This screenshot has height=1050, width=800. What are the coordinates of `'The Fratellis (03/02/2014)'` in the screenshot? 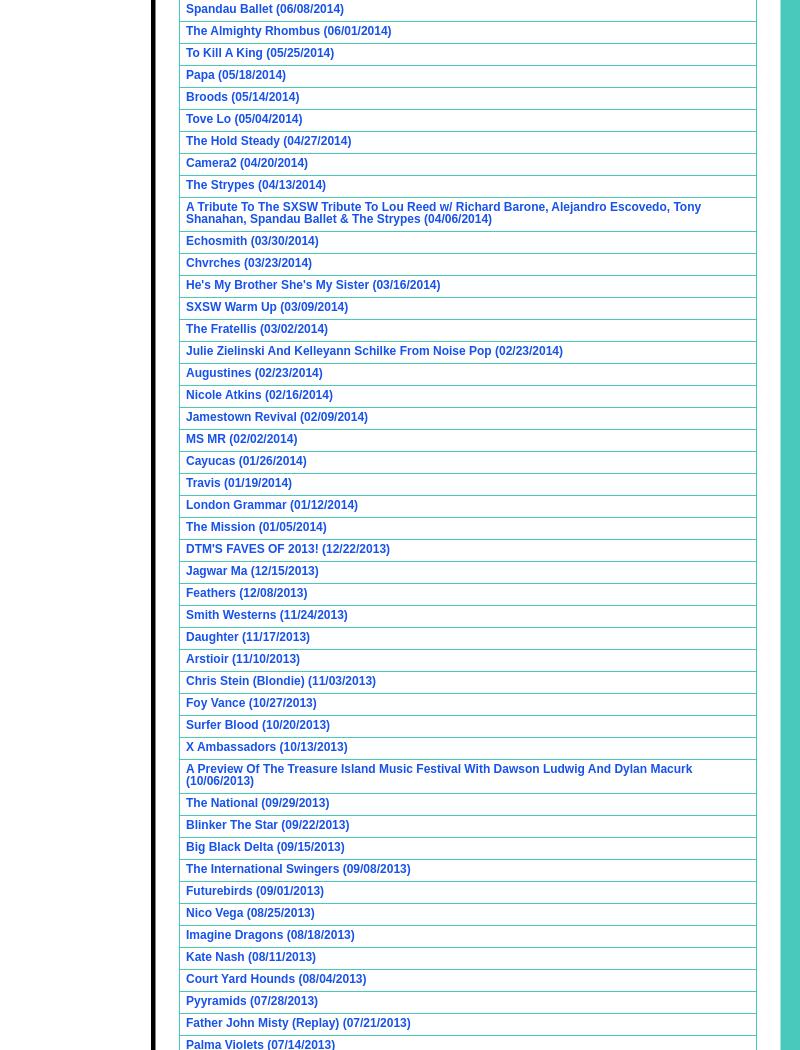 It's located at (255, 328).